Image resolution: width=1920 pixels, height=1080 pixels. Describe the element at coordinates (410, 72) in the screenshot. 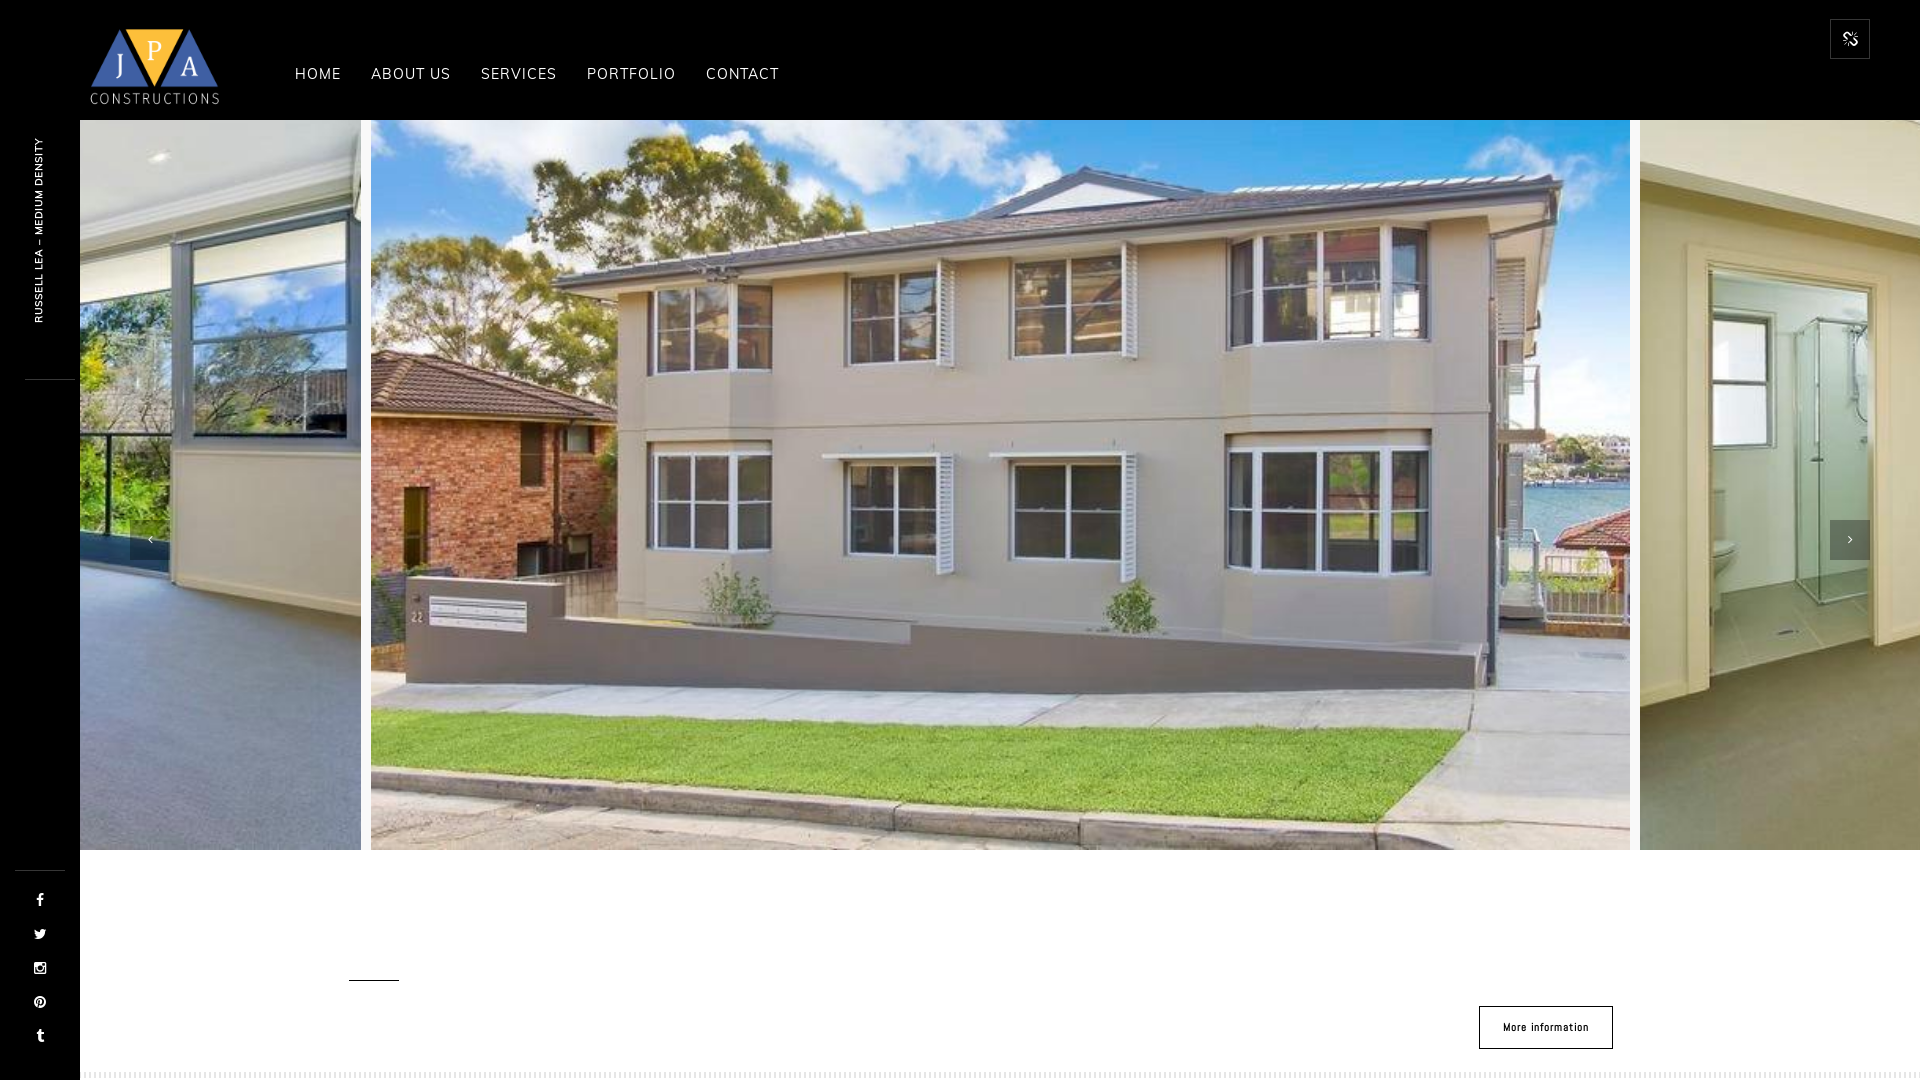

I see `'ABOUT US'` at that location.